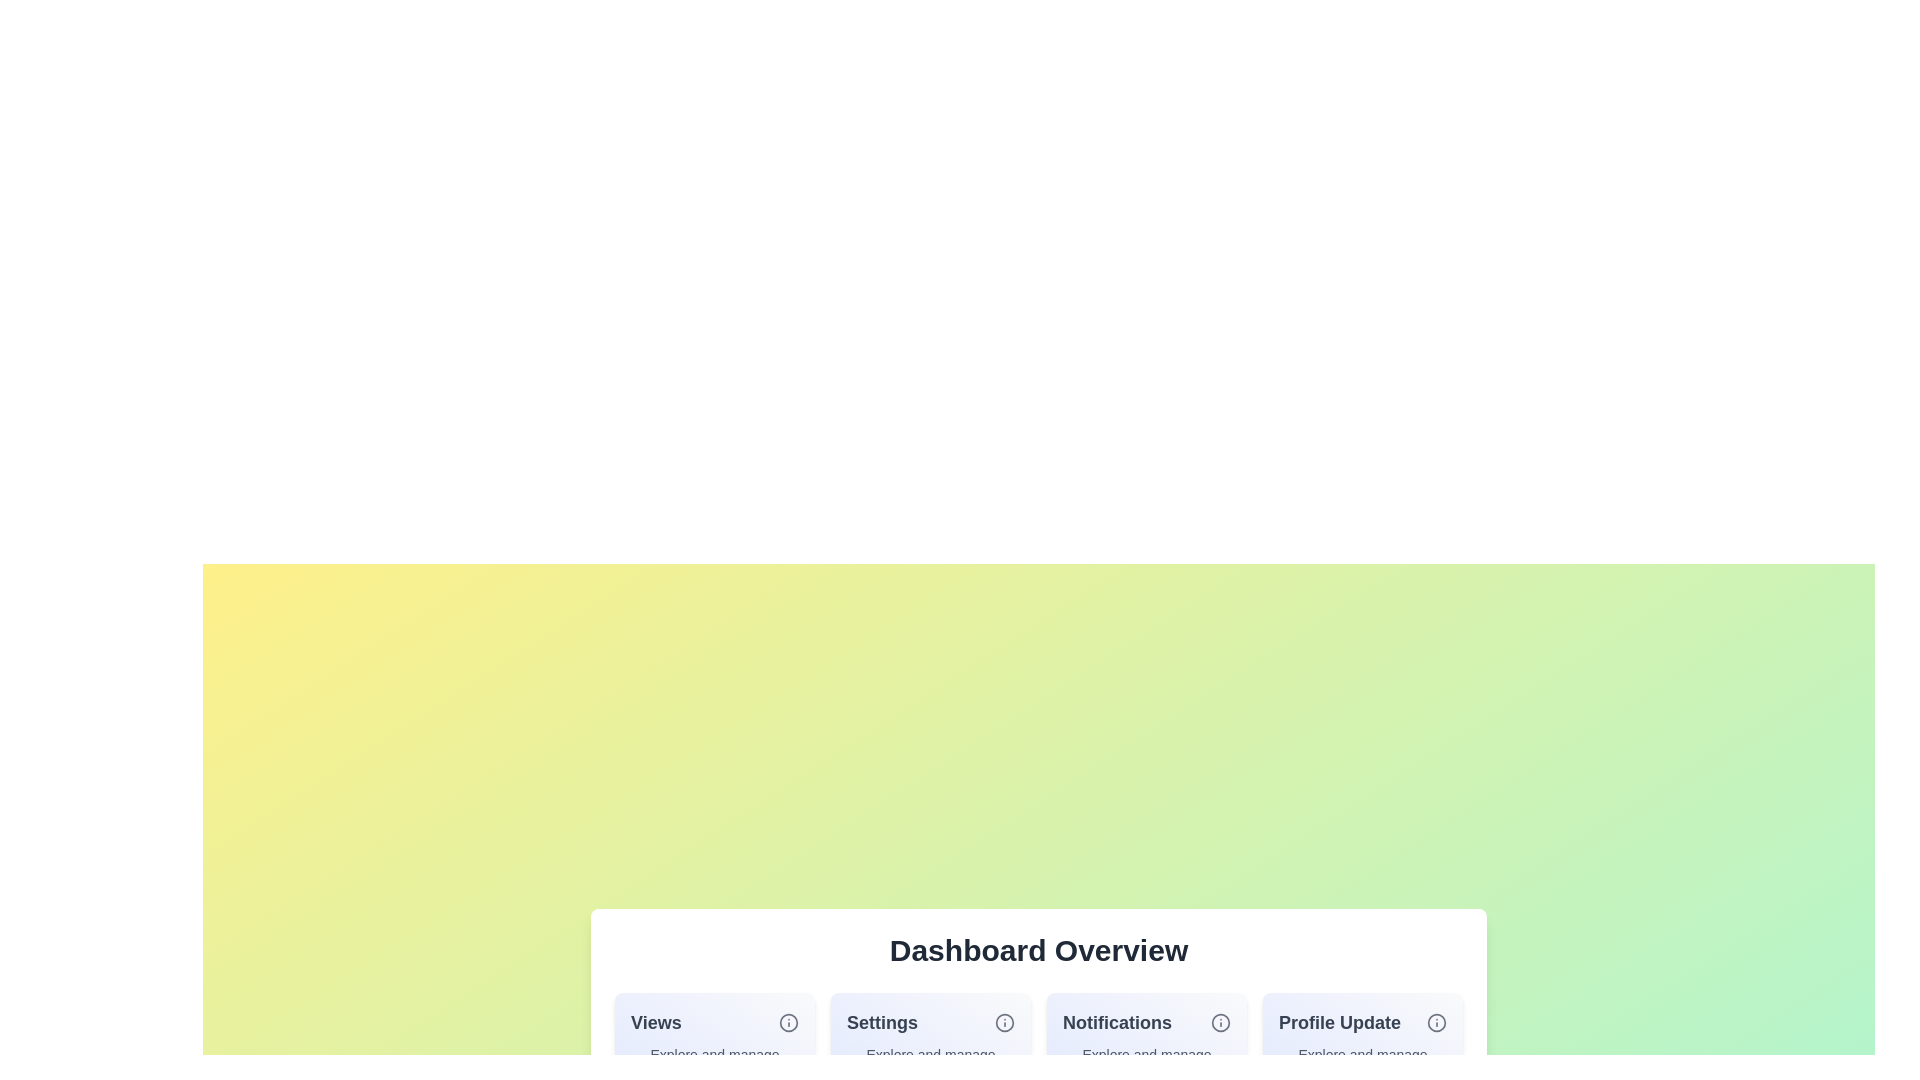 The width and height of the screenshot is (1920, 1080). I want to click on the informational icon adjacent to the 'Notifications' label, so click(1147, 1022).